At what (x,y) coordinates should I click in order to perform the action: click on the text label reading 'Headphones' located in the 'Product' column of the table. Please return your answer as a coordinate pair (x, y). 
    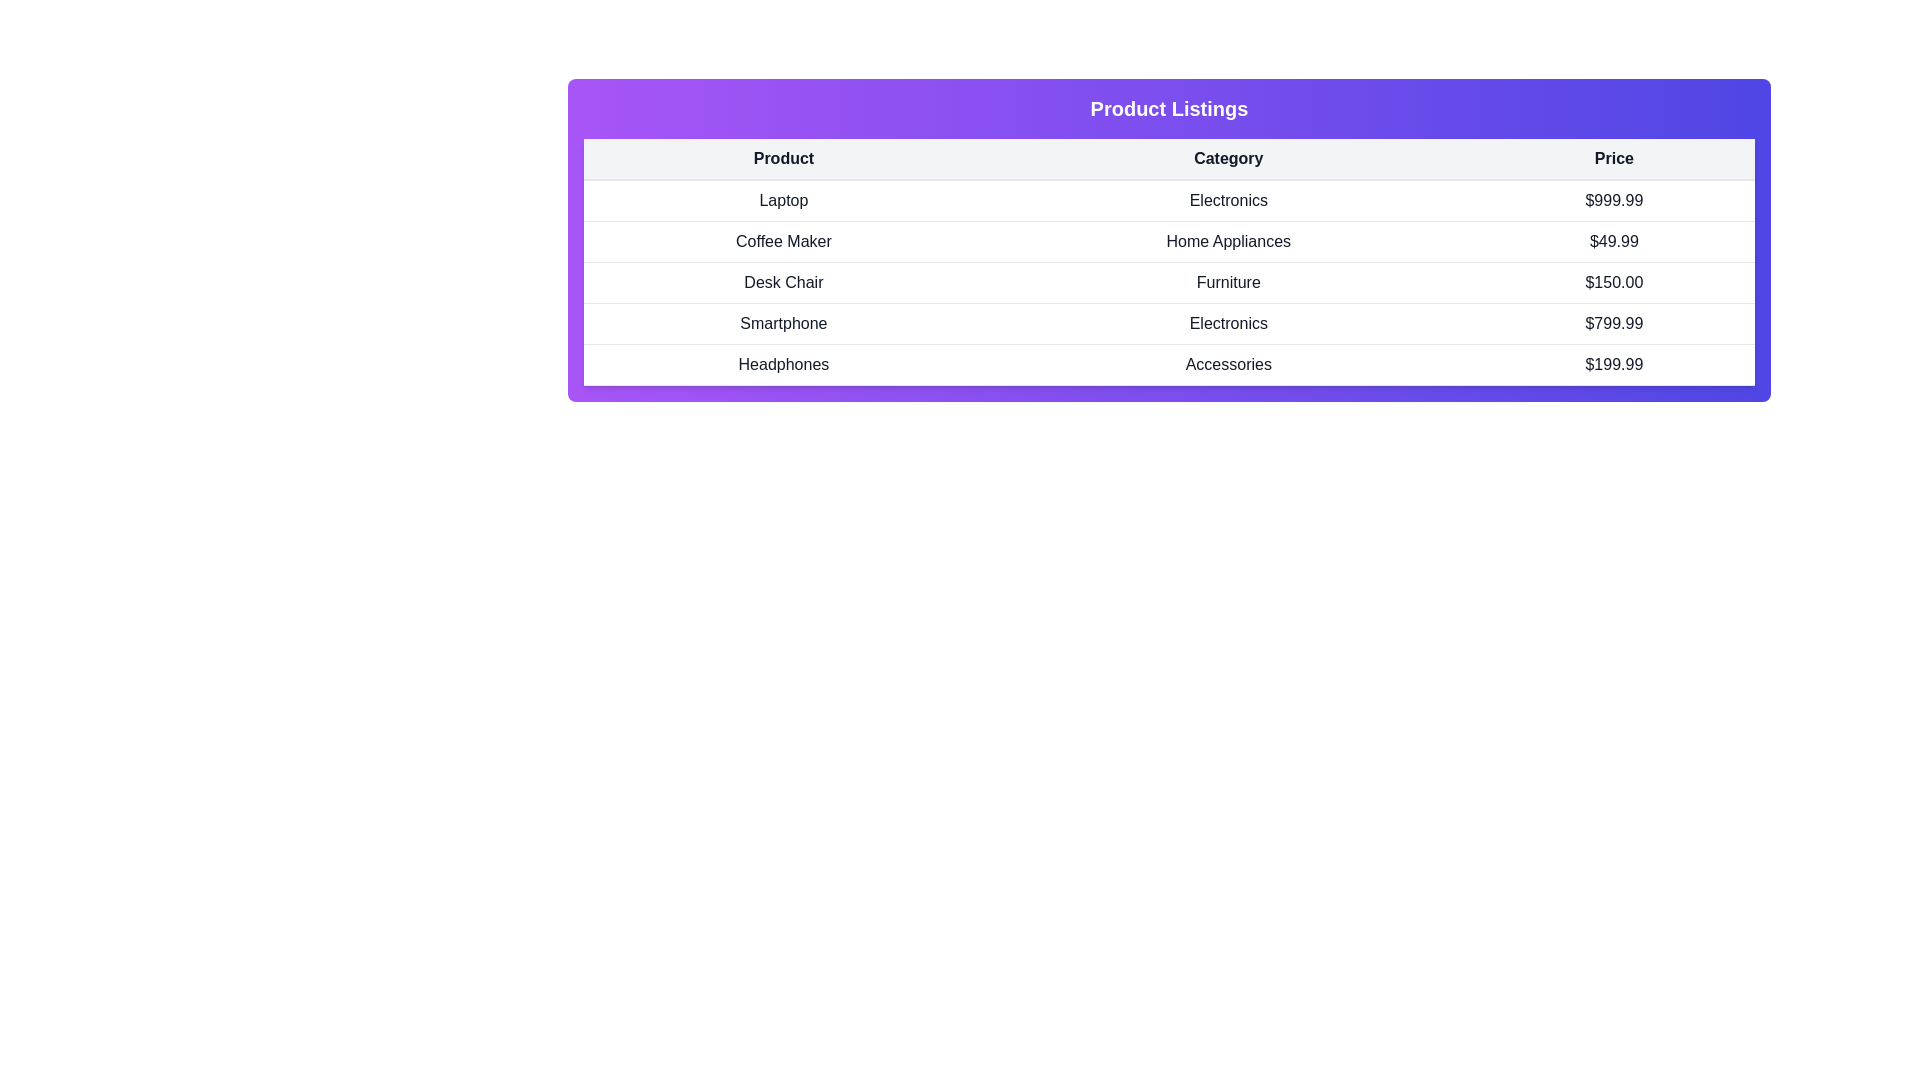
    Looking at the image, I should click on (782, 365).